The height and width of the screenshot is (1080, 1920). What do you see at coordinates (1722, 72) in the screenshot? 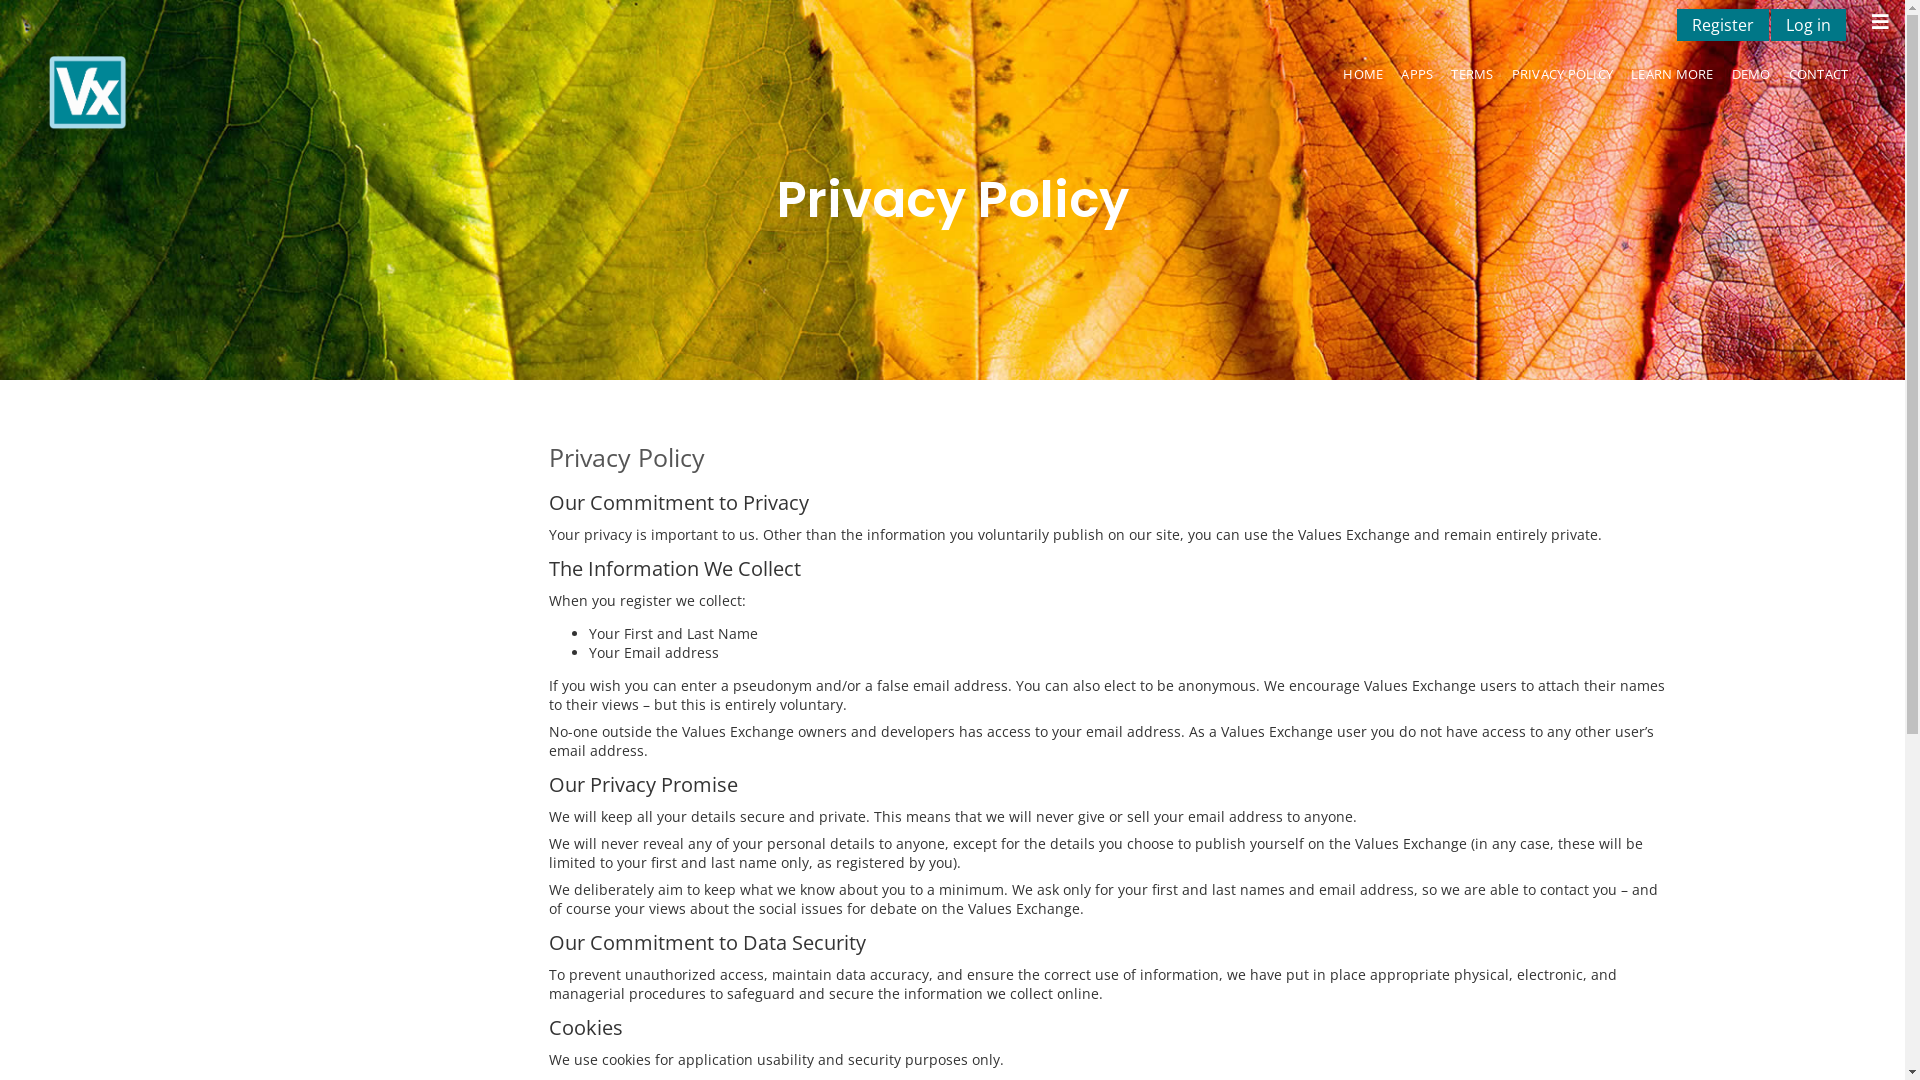
I see `'DEMO'` at bounding box center [1722, 72].